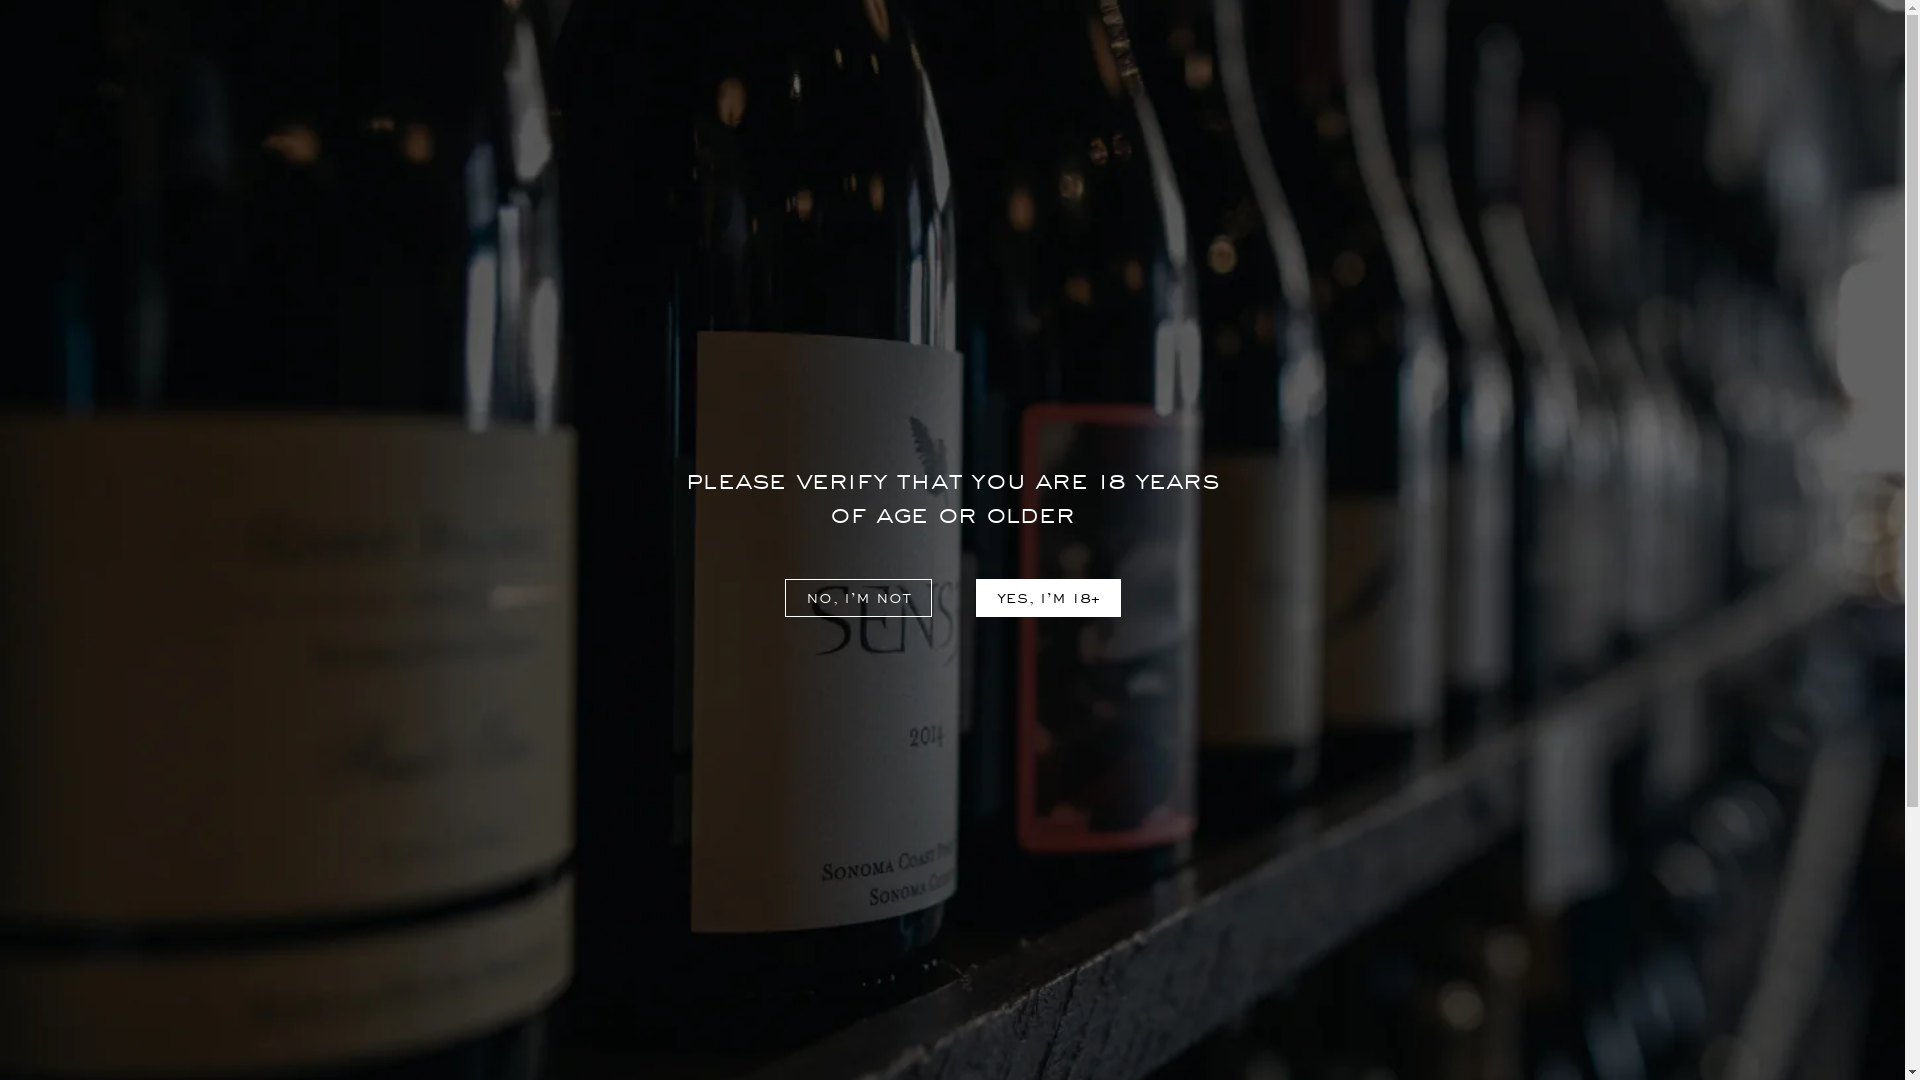 The height and width of the screenshot is (1080, 1920). Describe the element at coordinates (950, 525) in the screenshot. I see `'Continue shopping'` at that location.